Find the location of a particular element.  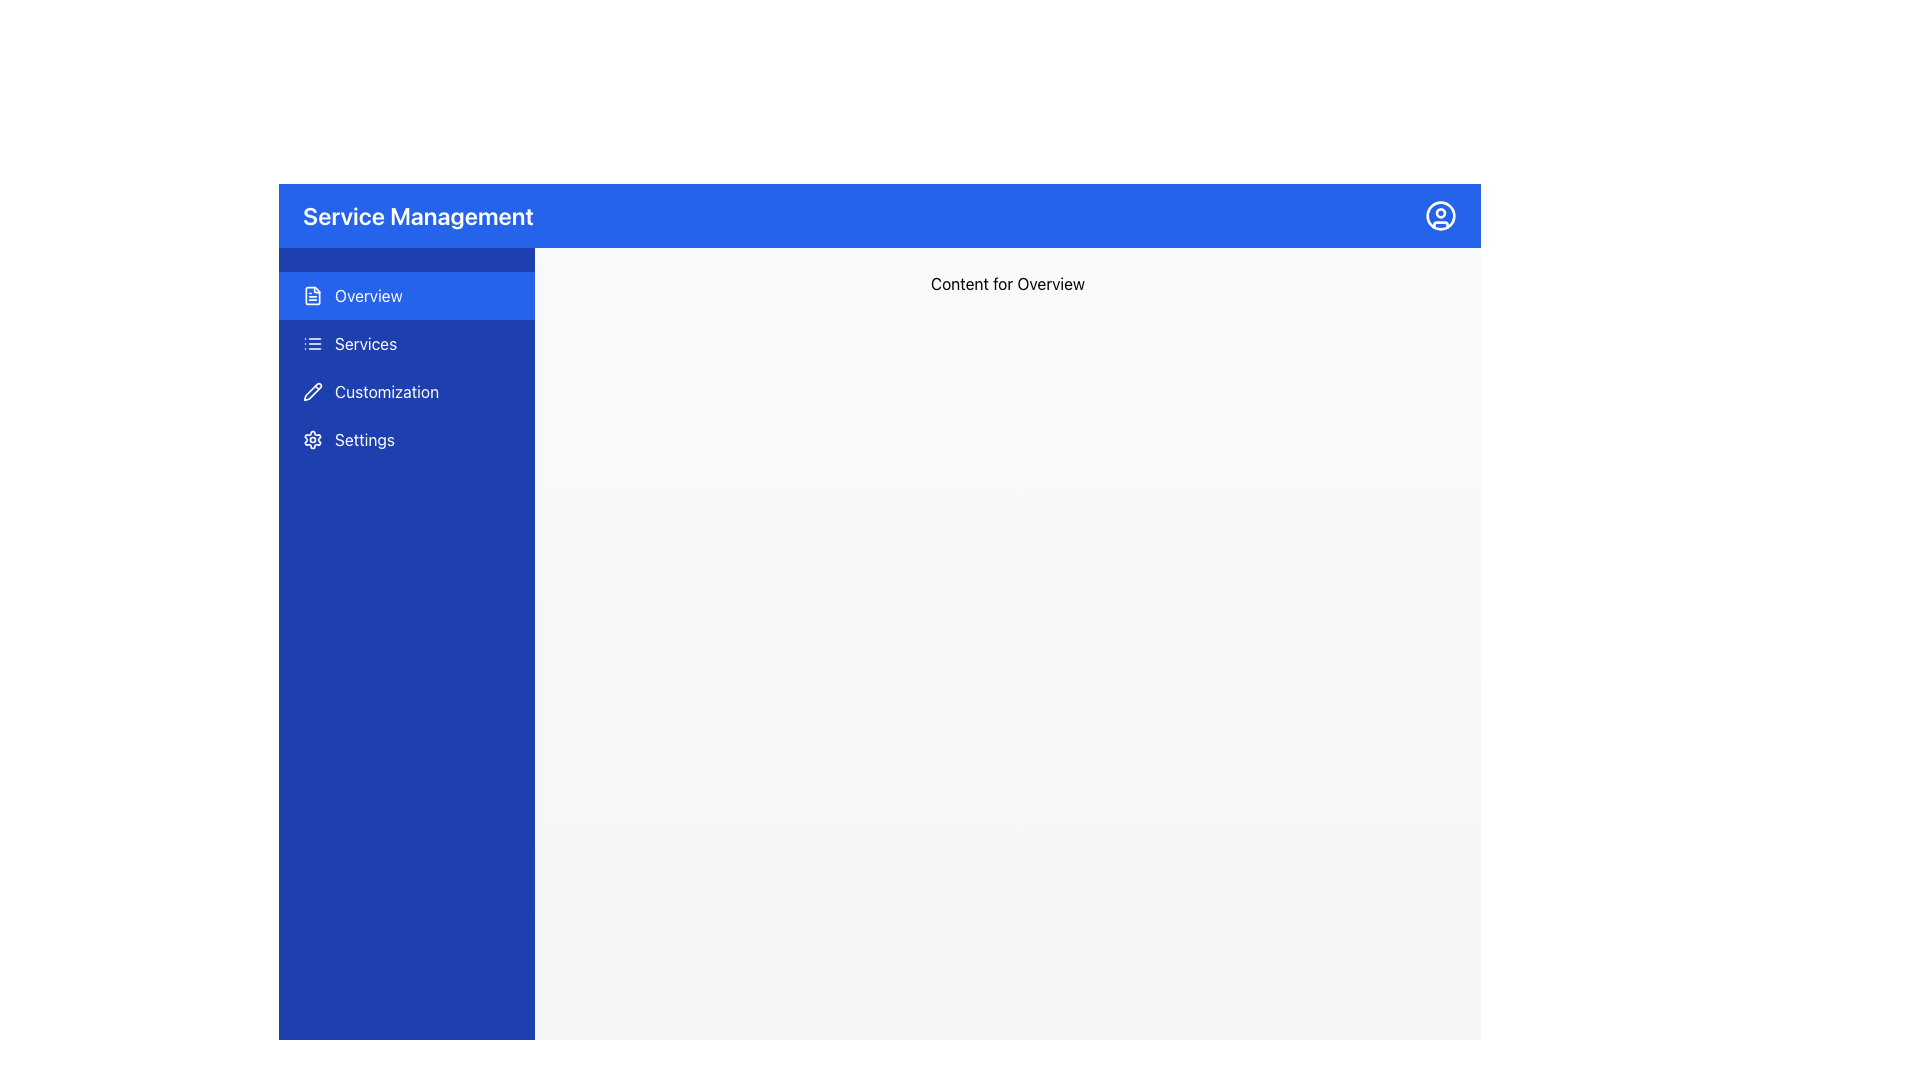

the settings icon, which is a cogwheel image located to the left of the 'Settings' text in the vertical navigation bar is located at coordinates (311, 438).